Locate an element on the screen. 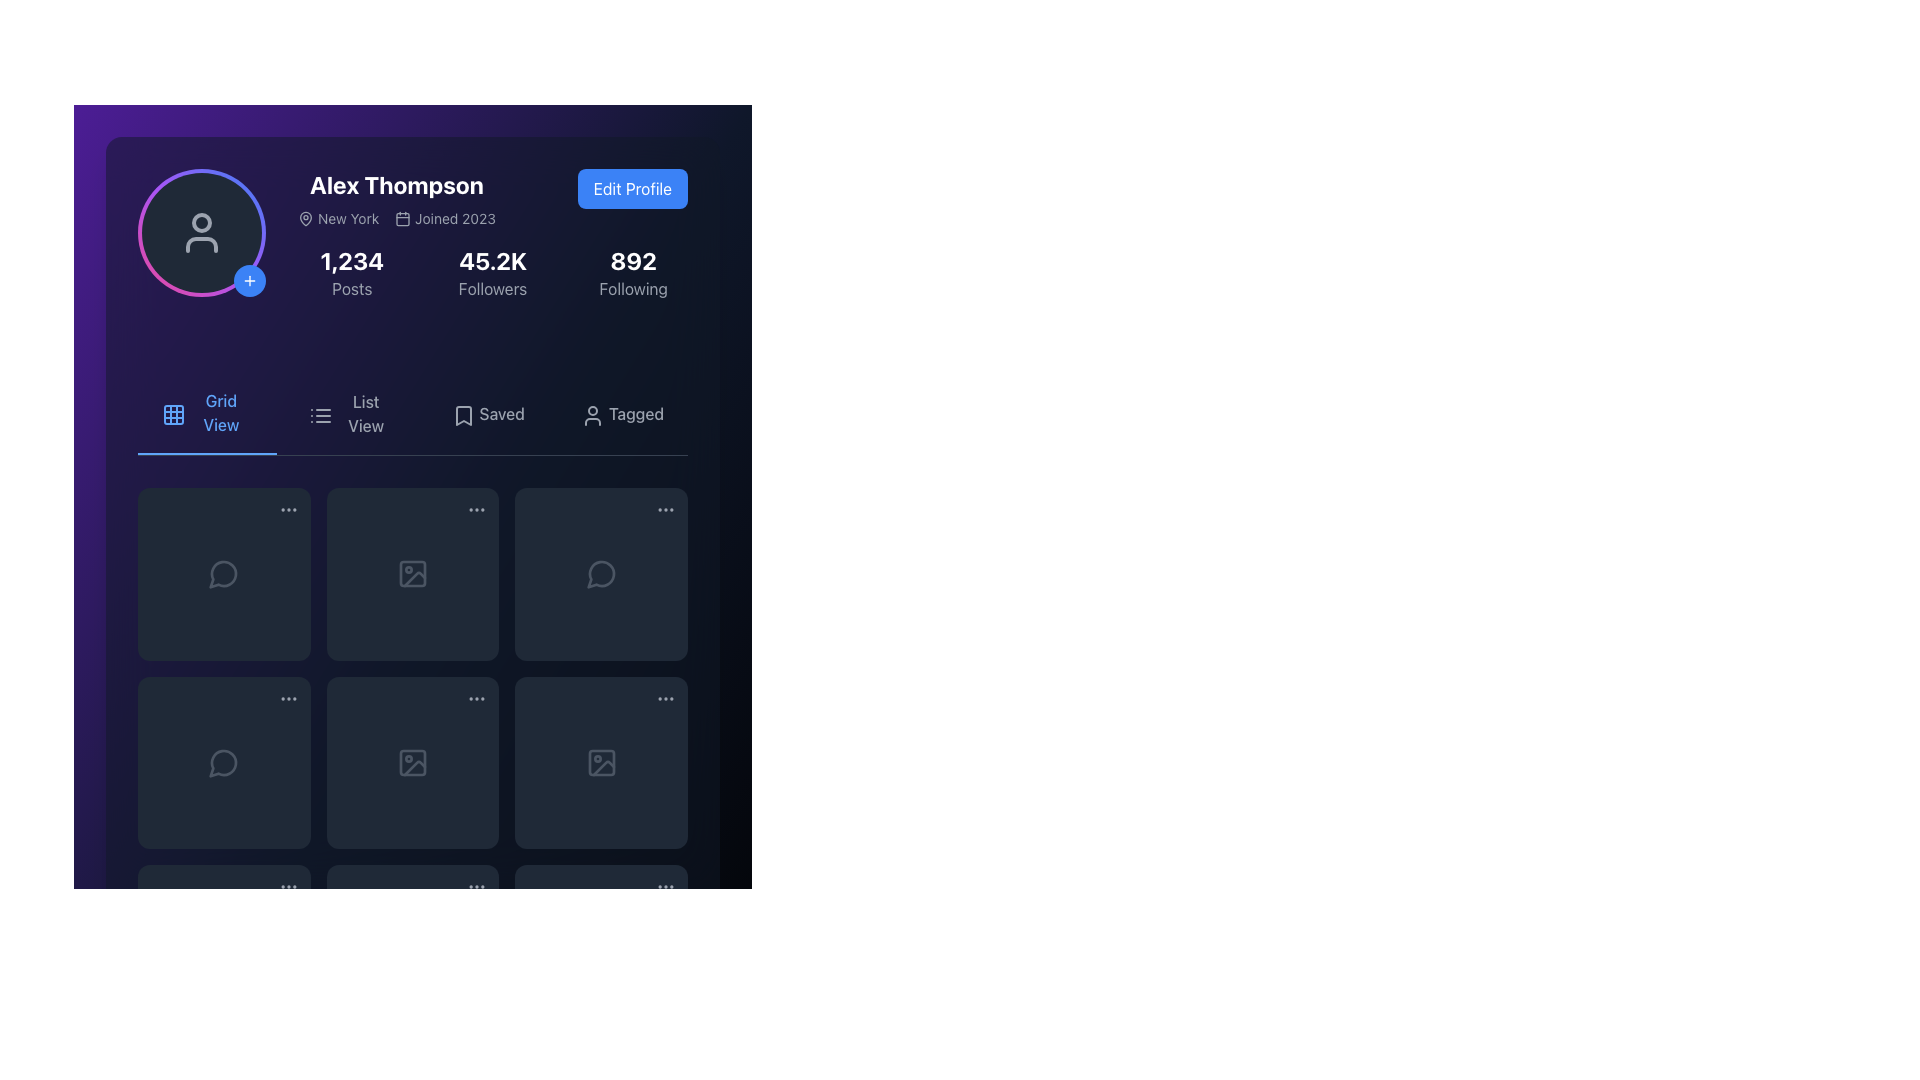  the comment or speech bubble icon is located at coordinates (223, 574).